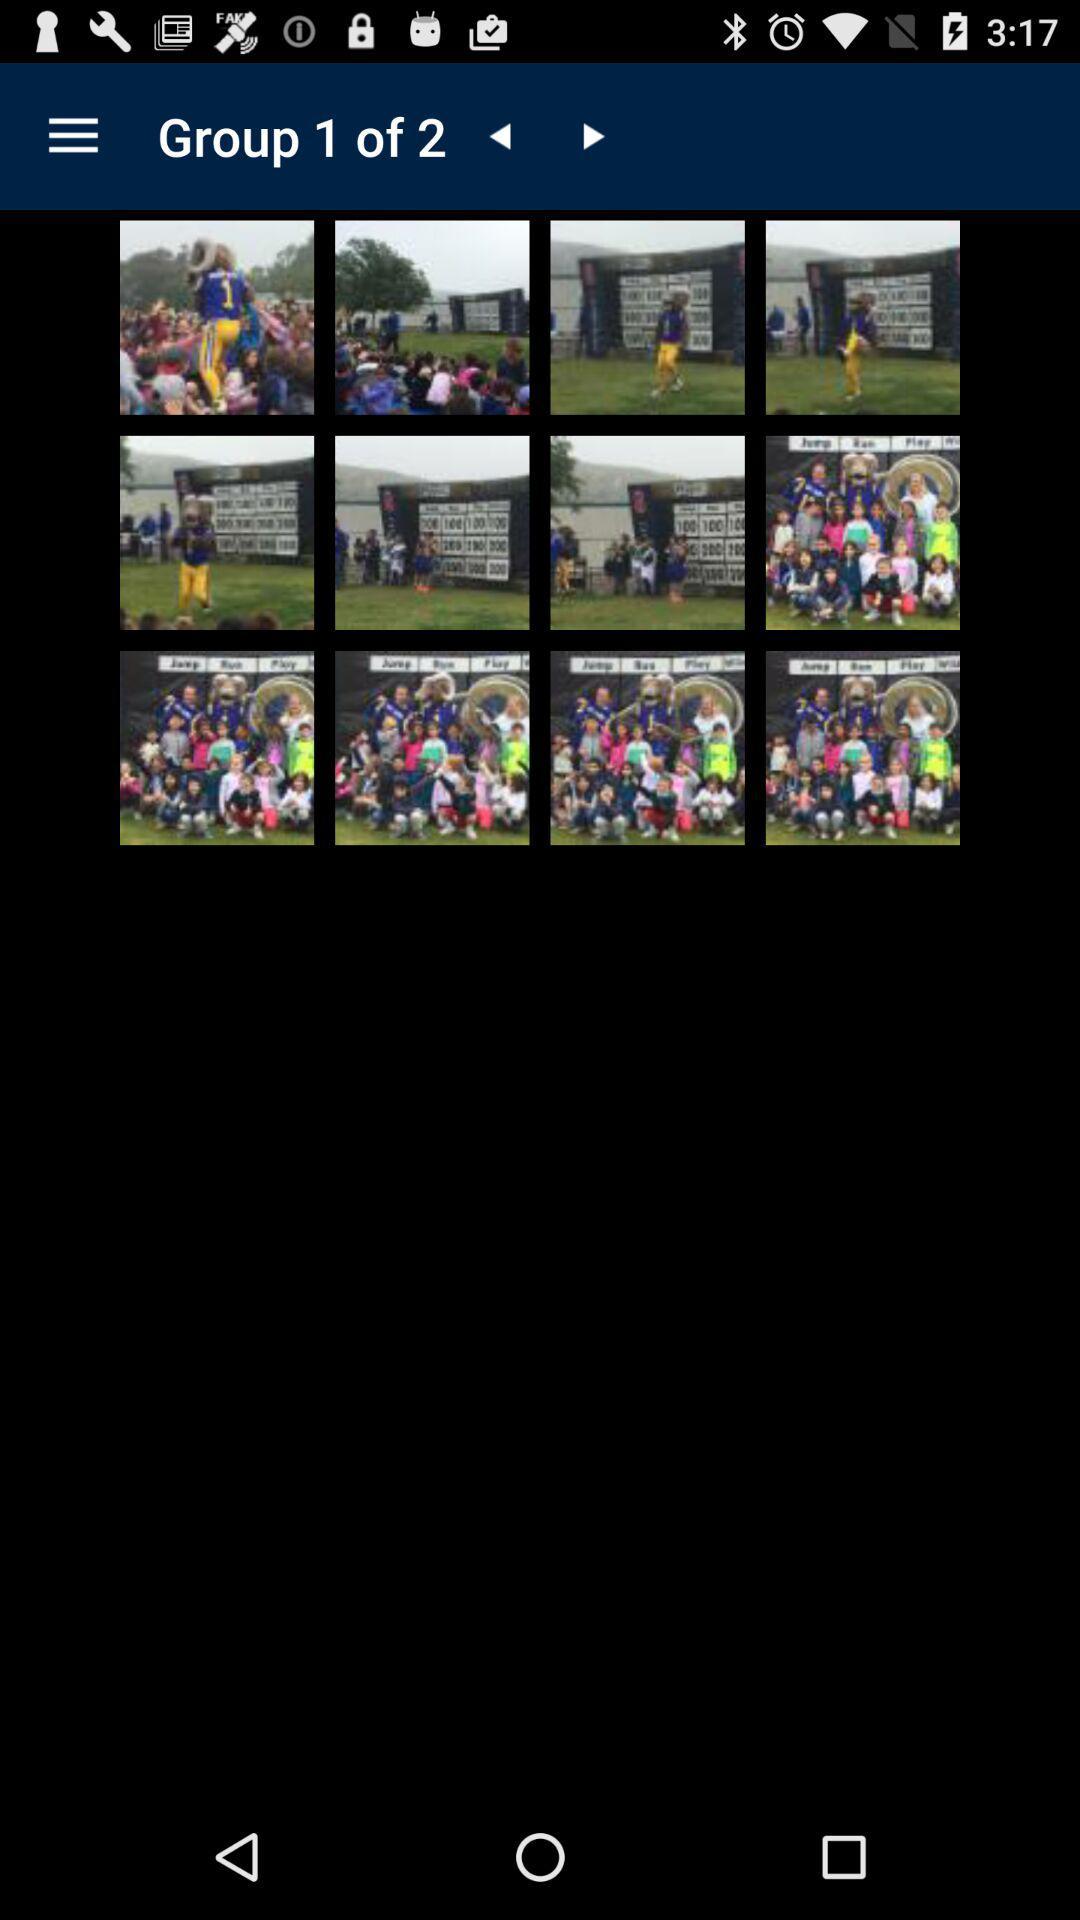  What do you see at coordinates (72, 135) in the screenshot?
I see `the item next to the group 1 of` at bounding box center [72, 135].